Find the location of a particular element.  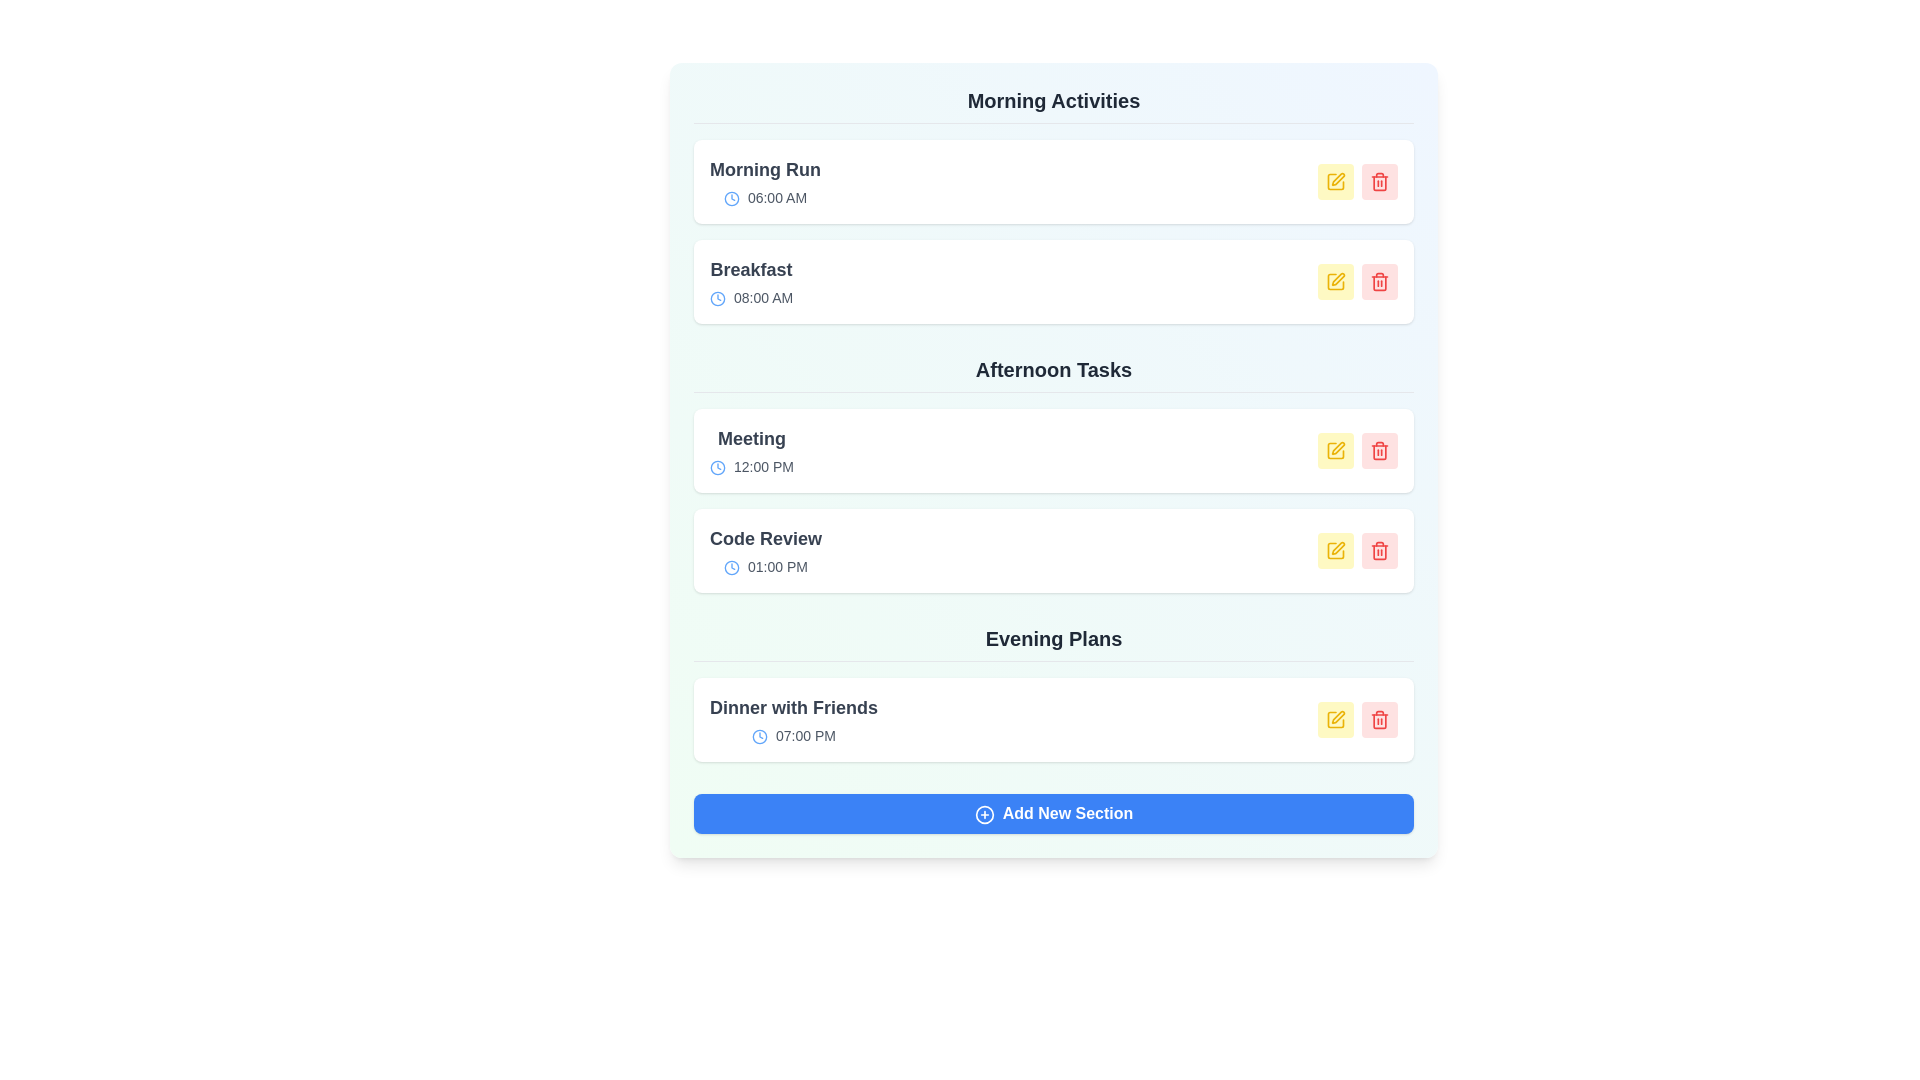

delete button for the event Dinner with Friends is located at coordinates (1379, 720).